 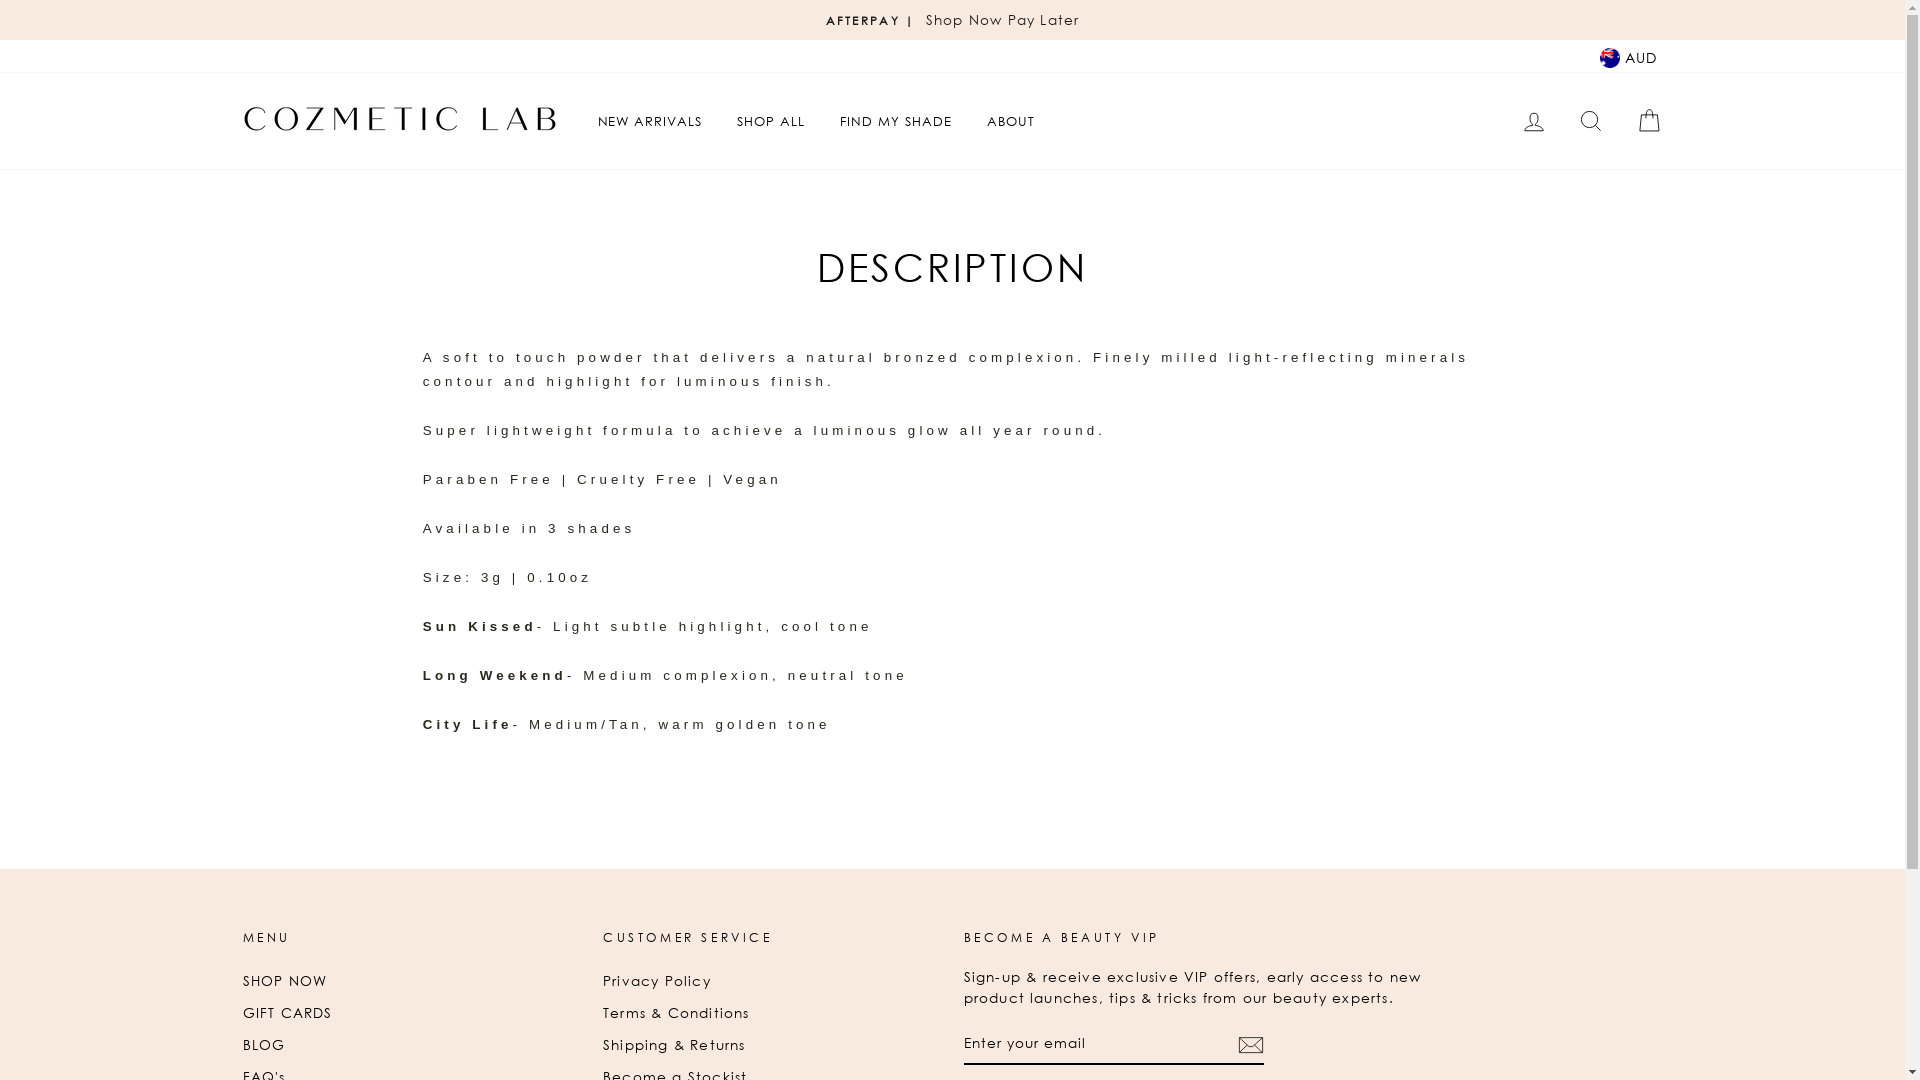 What do you see at coordinates (1647, 121) in the screenshot?
I see `'CART'` at bounding box center [1647, 121].